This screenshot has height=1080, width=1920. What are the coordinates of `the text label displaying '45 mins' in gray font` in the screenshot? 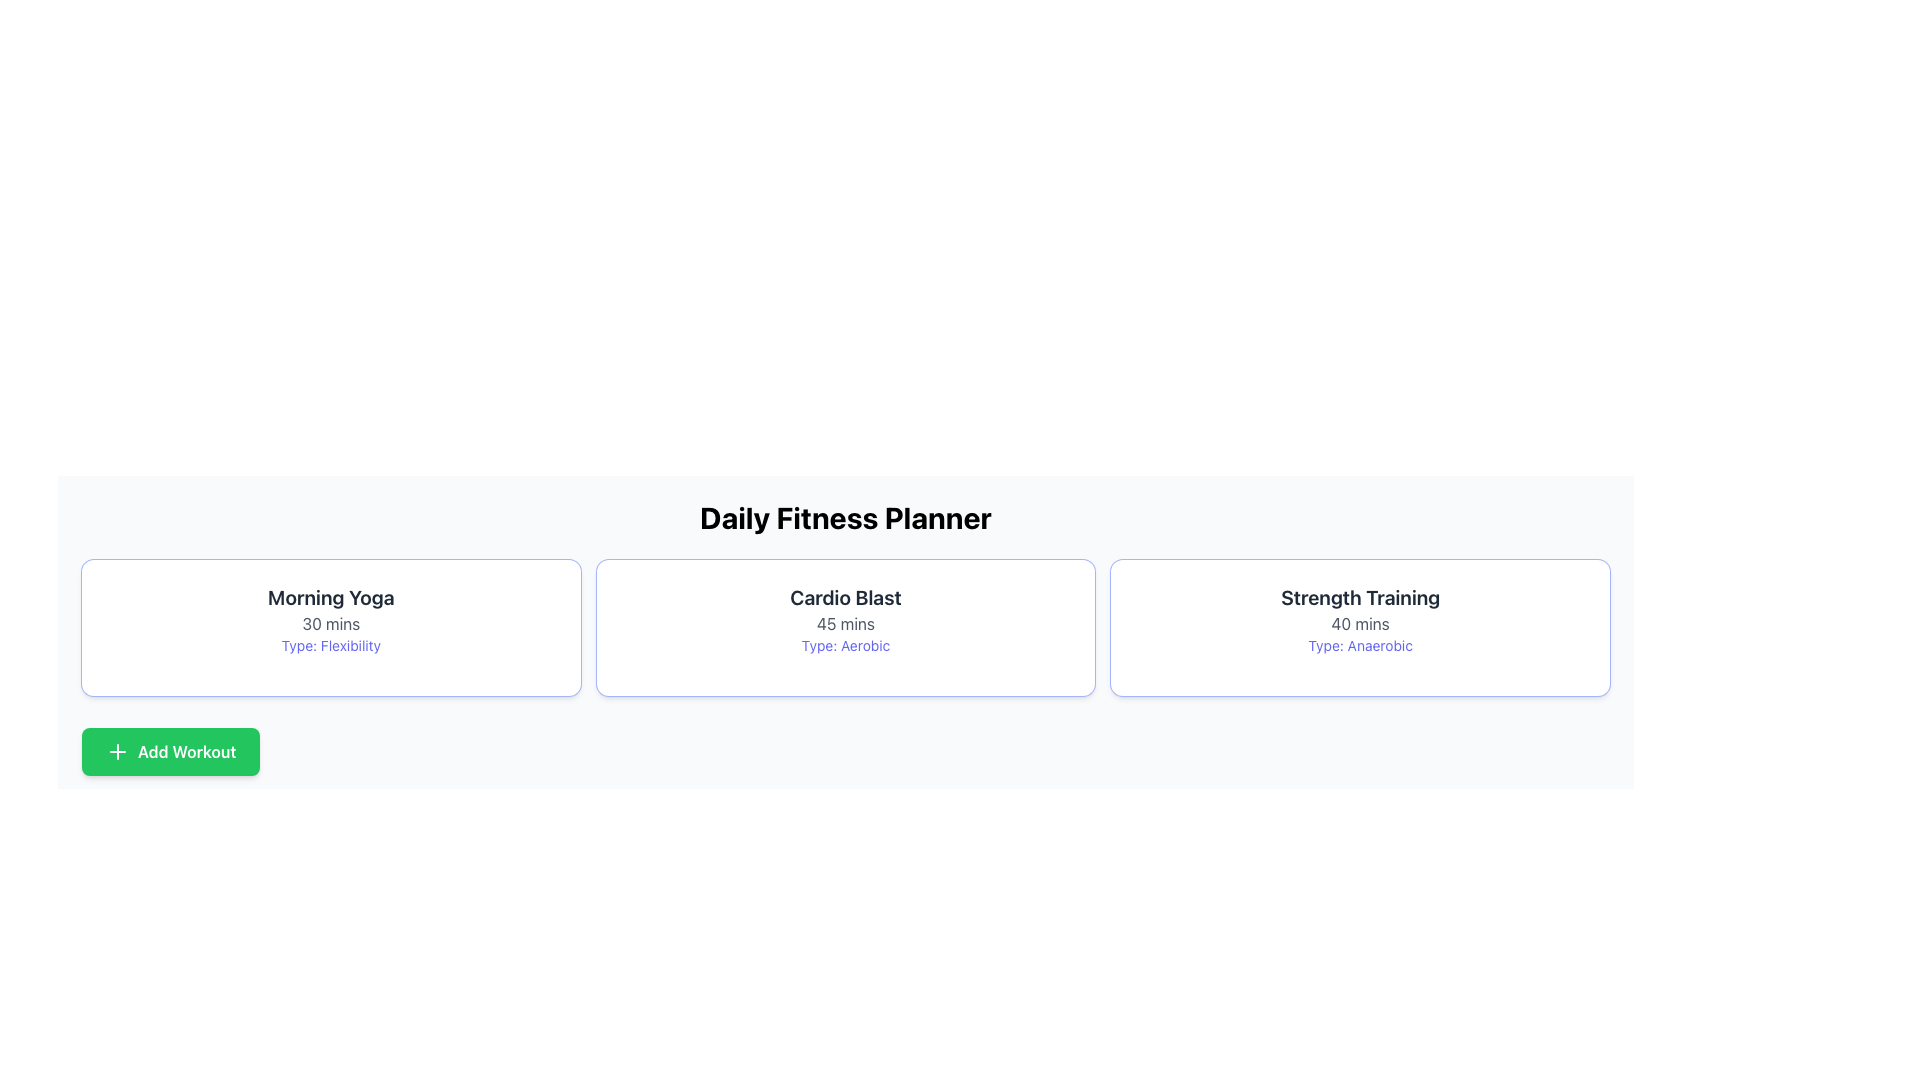 It's located at (845, 623).